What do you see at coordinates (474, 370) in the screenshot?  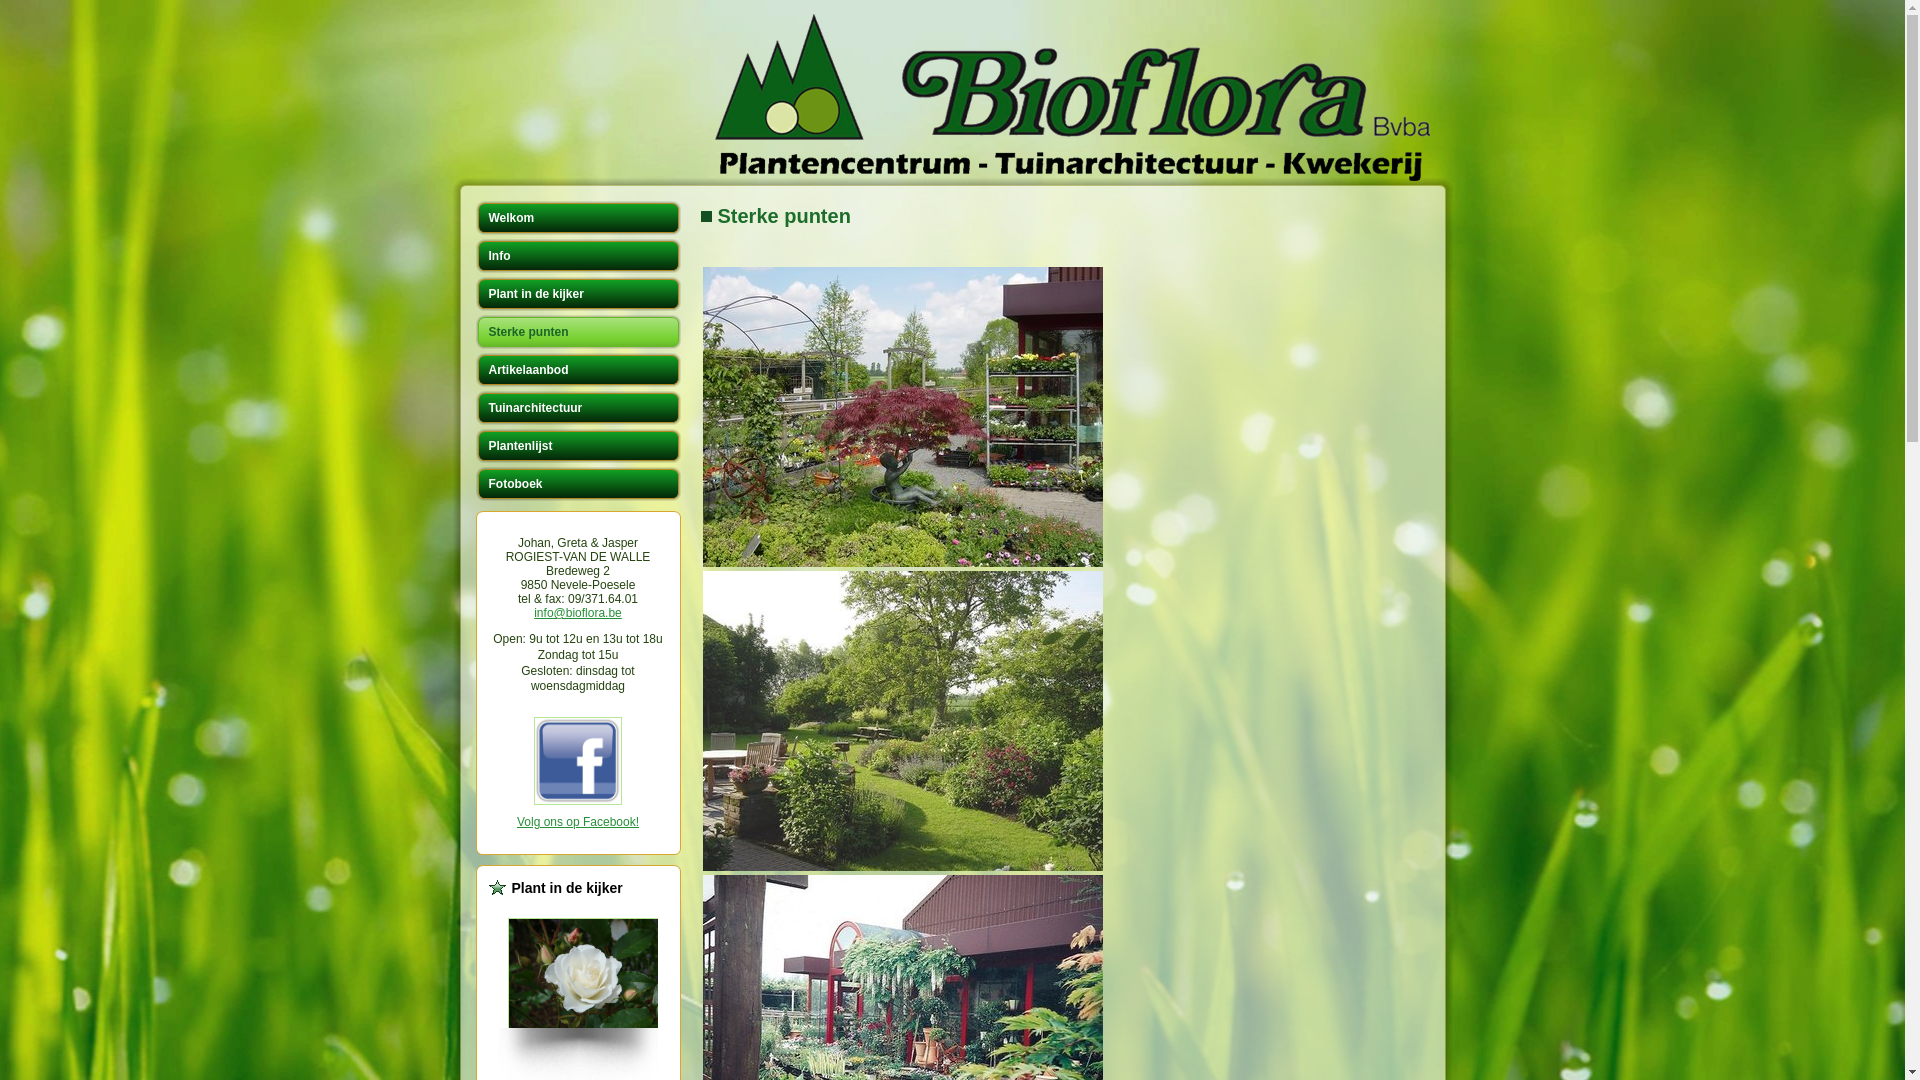 I see `'Artikelaanbod'` at bounding box center [474, 370].